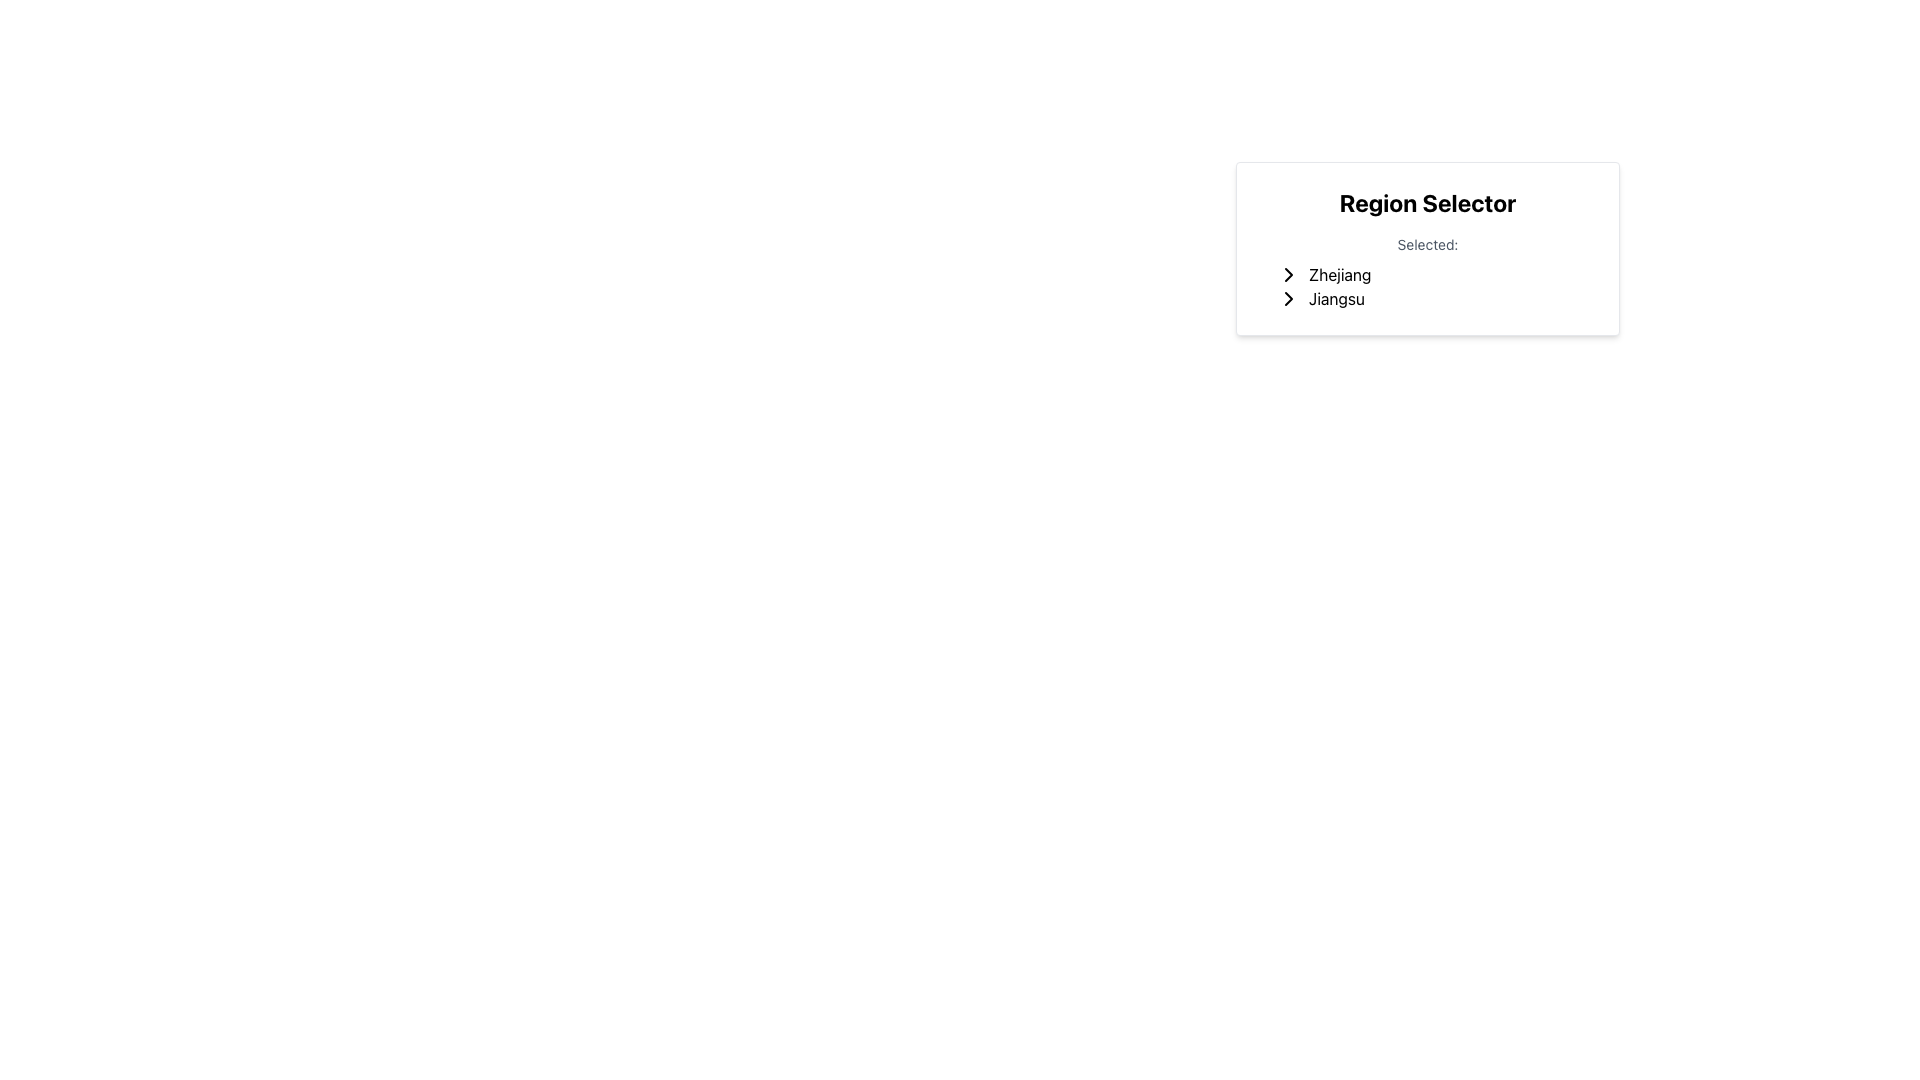  I want to click on the second chevron icon located to the left of the text 'Jiangsu' in the list of selectable regions under the title 'Region Selector', so click(1289, 299).